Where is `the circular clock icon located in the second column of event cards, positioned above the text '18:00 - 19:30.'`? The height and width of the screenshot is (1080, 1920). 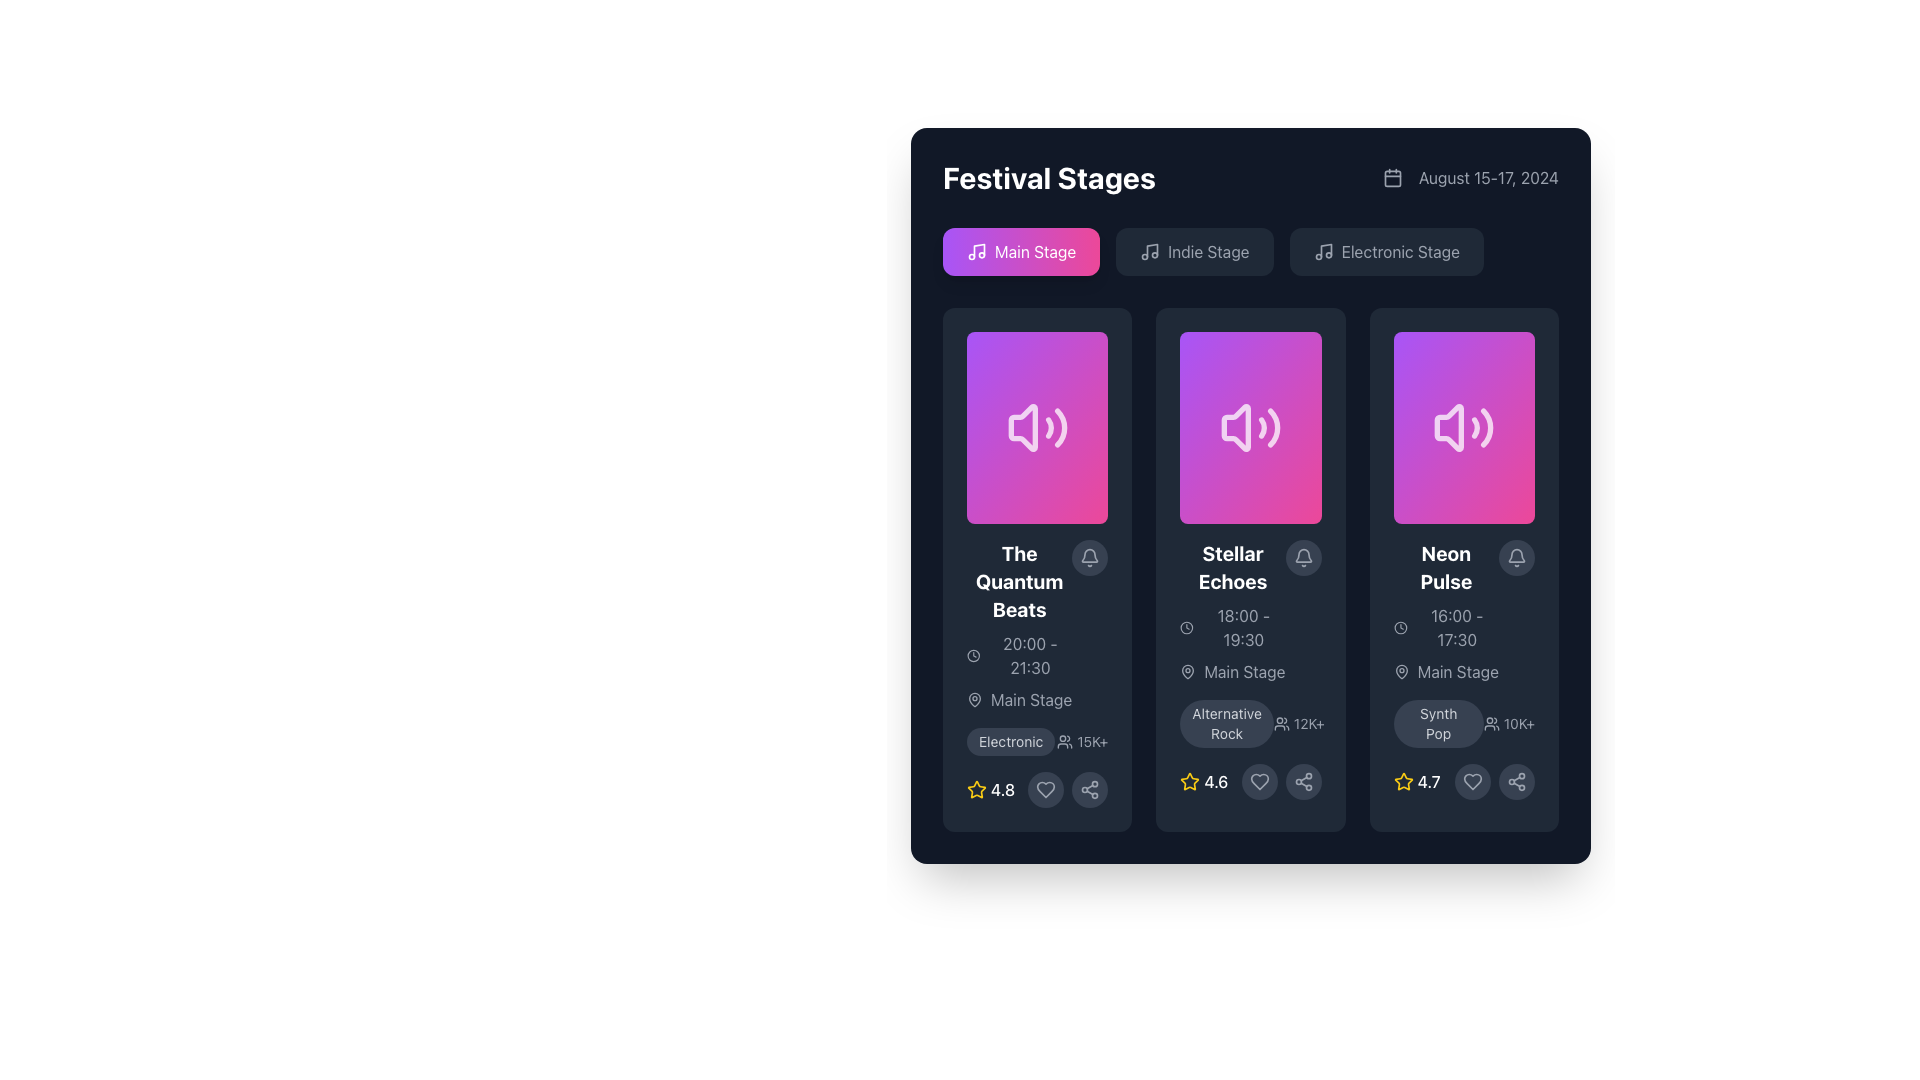
the circular clock icon located in the second column of event cards, positioned above the text '18:00 - 19:30.' is located at coordinates (1187, 627).